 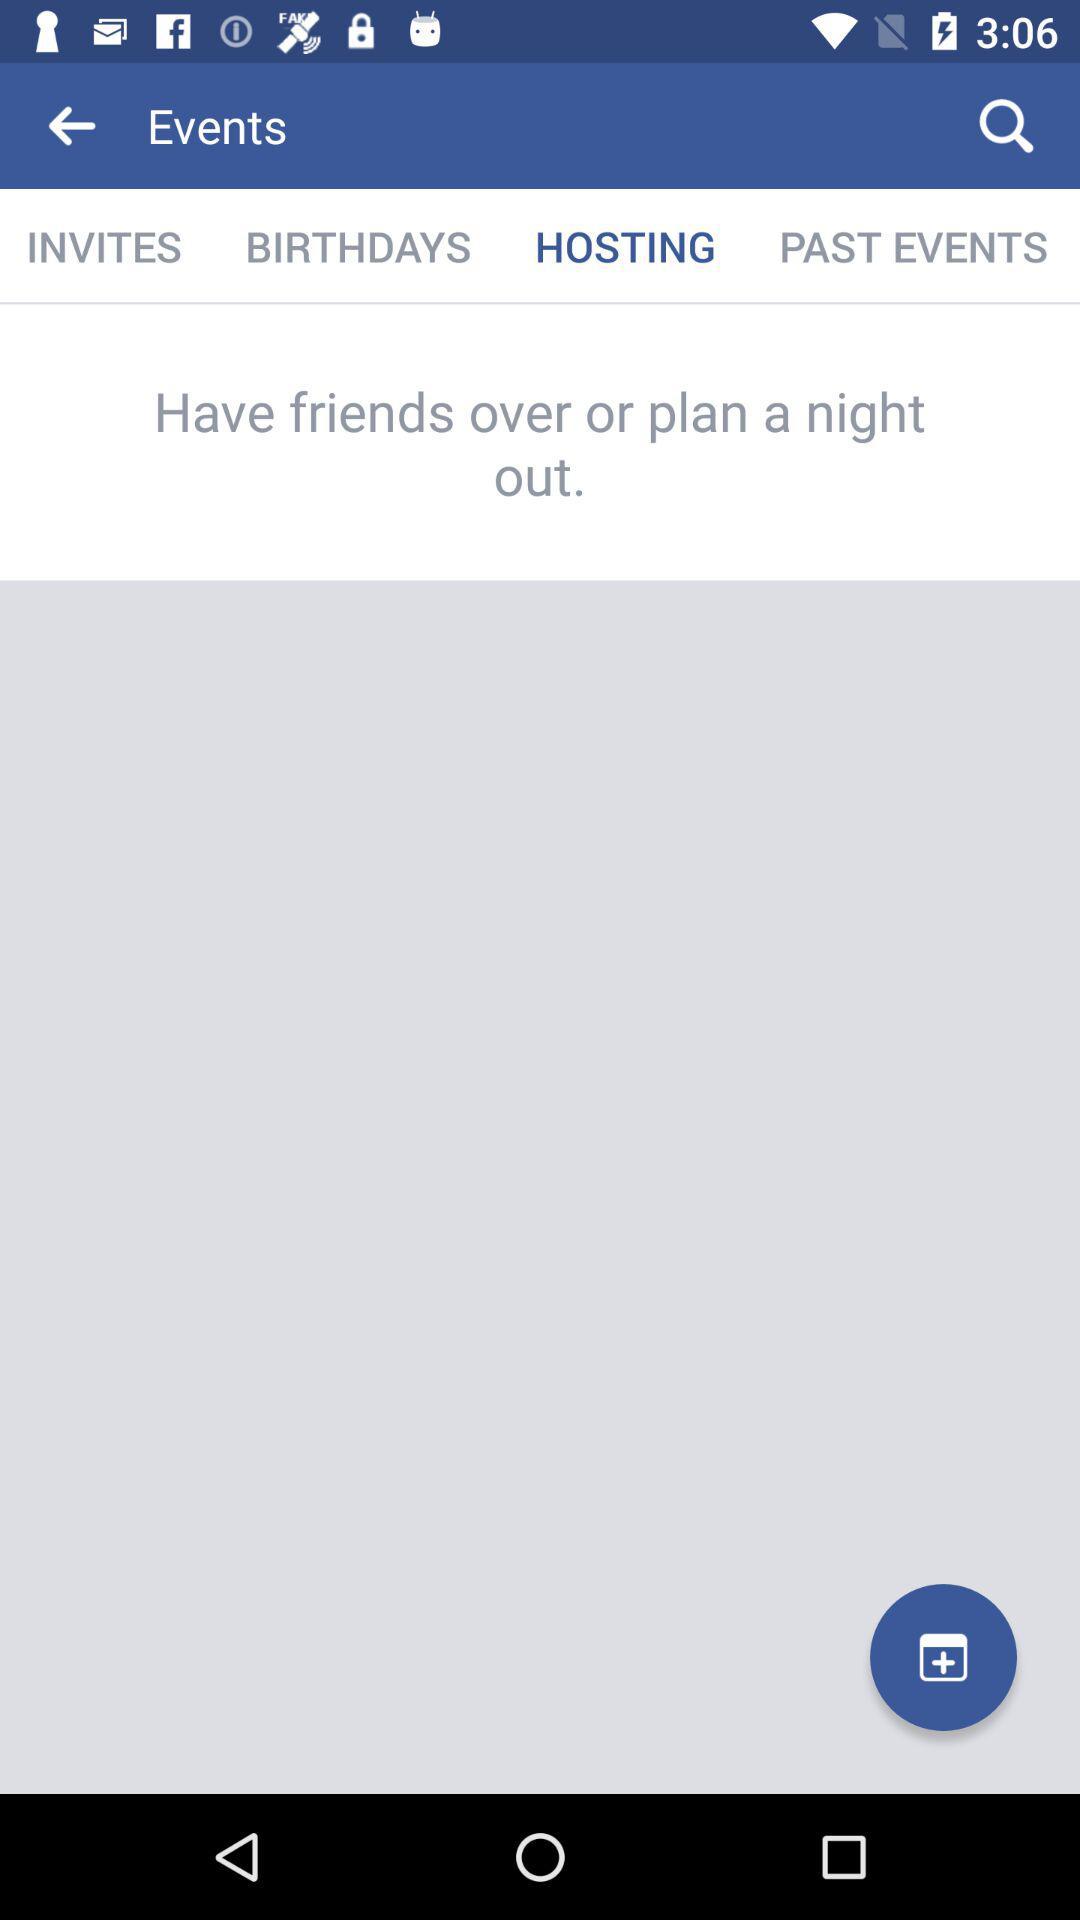 I want to click on icon to the right of hosting icon, so click(x=913, y=245).